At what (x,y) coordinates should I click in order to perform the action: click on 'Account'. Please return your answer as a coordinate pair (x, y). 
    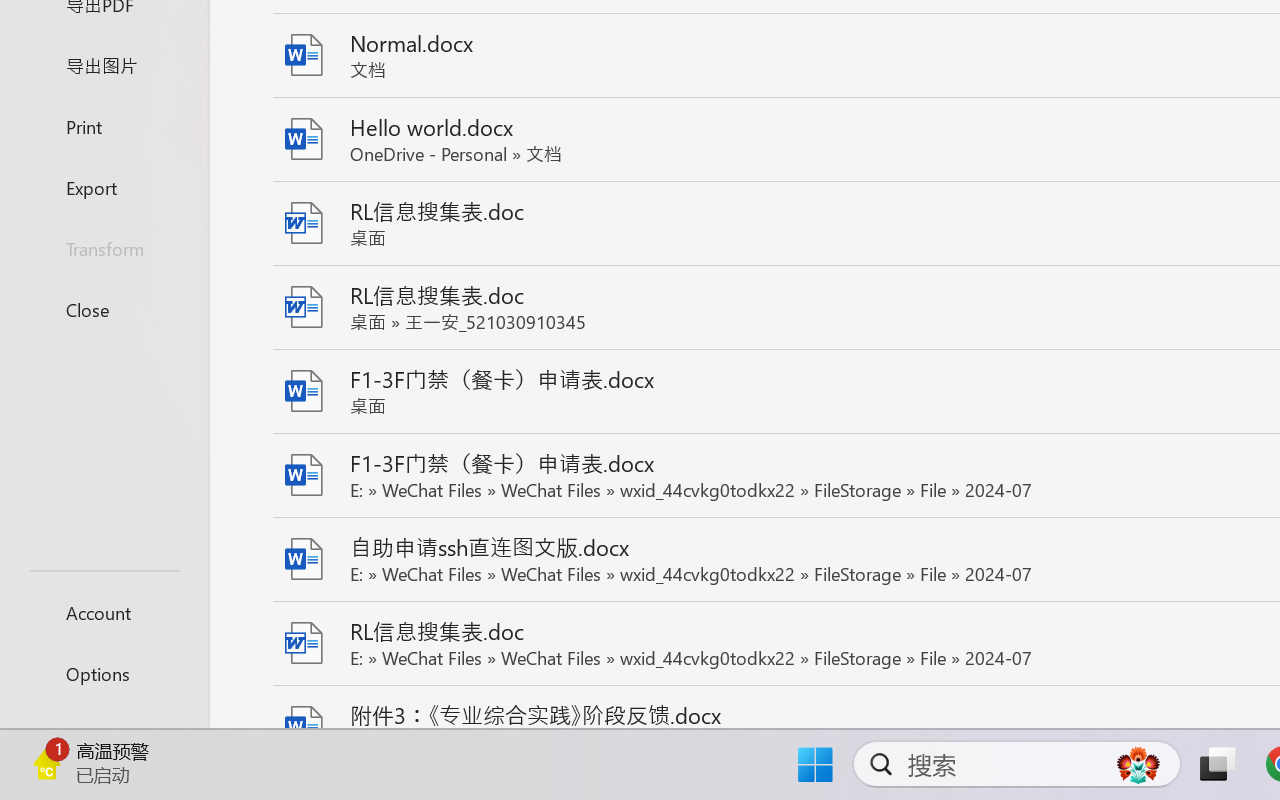
    Looking at the image, I should click on (103, 612).